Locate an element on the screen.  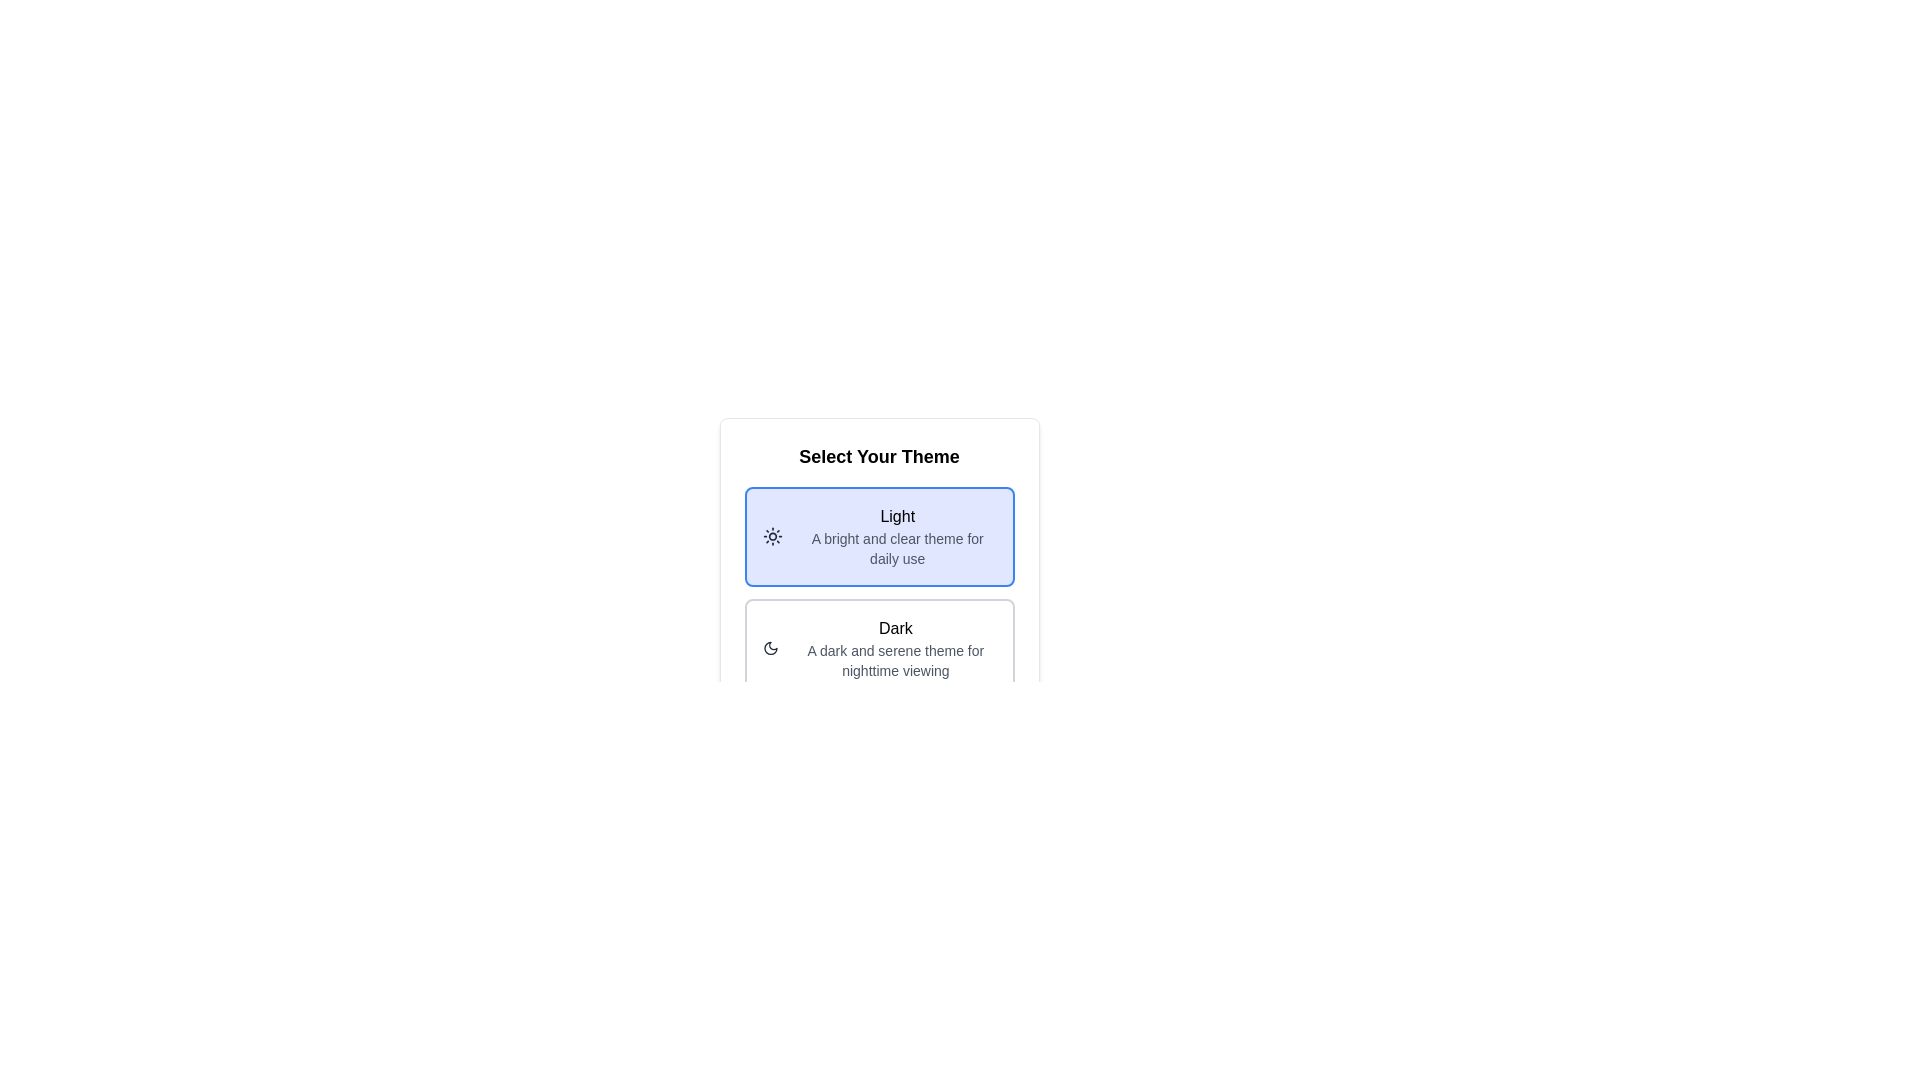
displayed text of the 'Dark' theme option located in the lower section of the themed selection card interface, which provides details about nighttime viewing is located at coordinates (894, 648).